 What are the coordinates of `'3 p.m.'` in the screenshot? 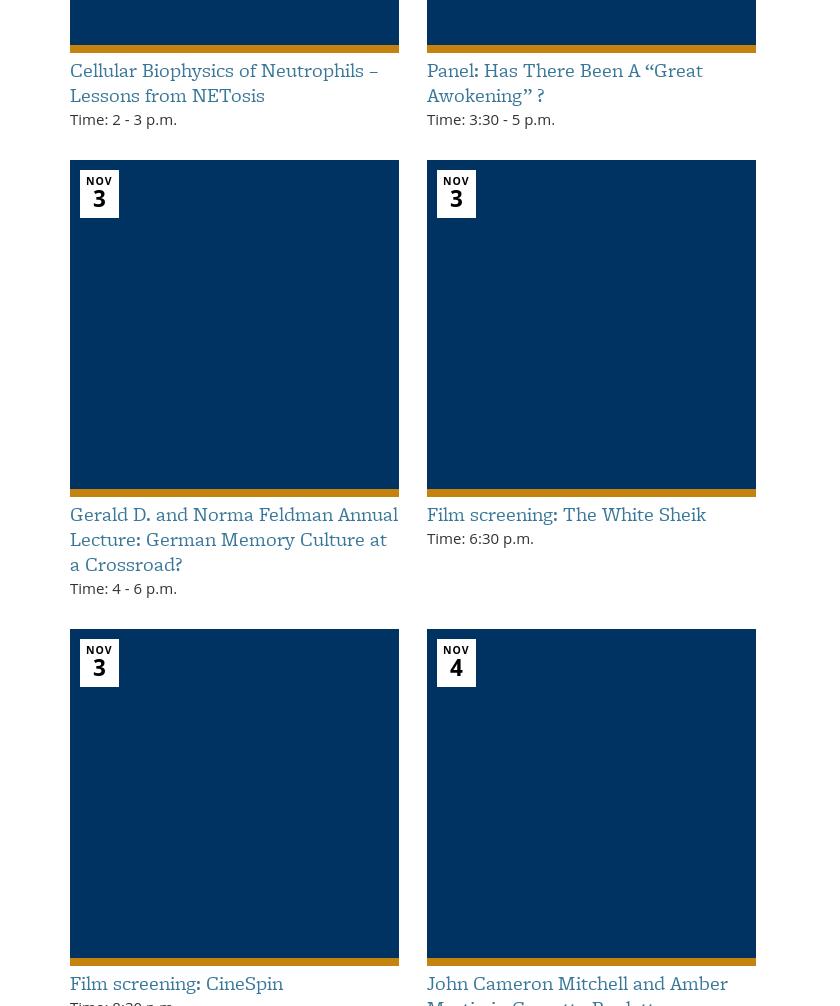 It's located at (152, 118).